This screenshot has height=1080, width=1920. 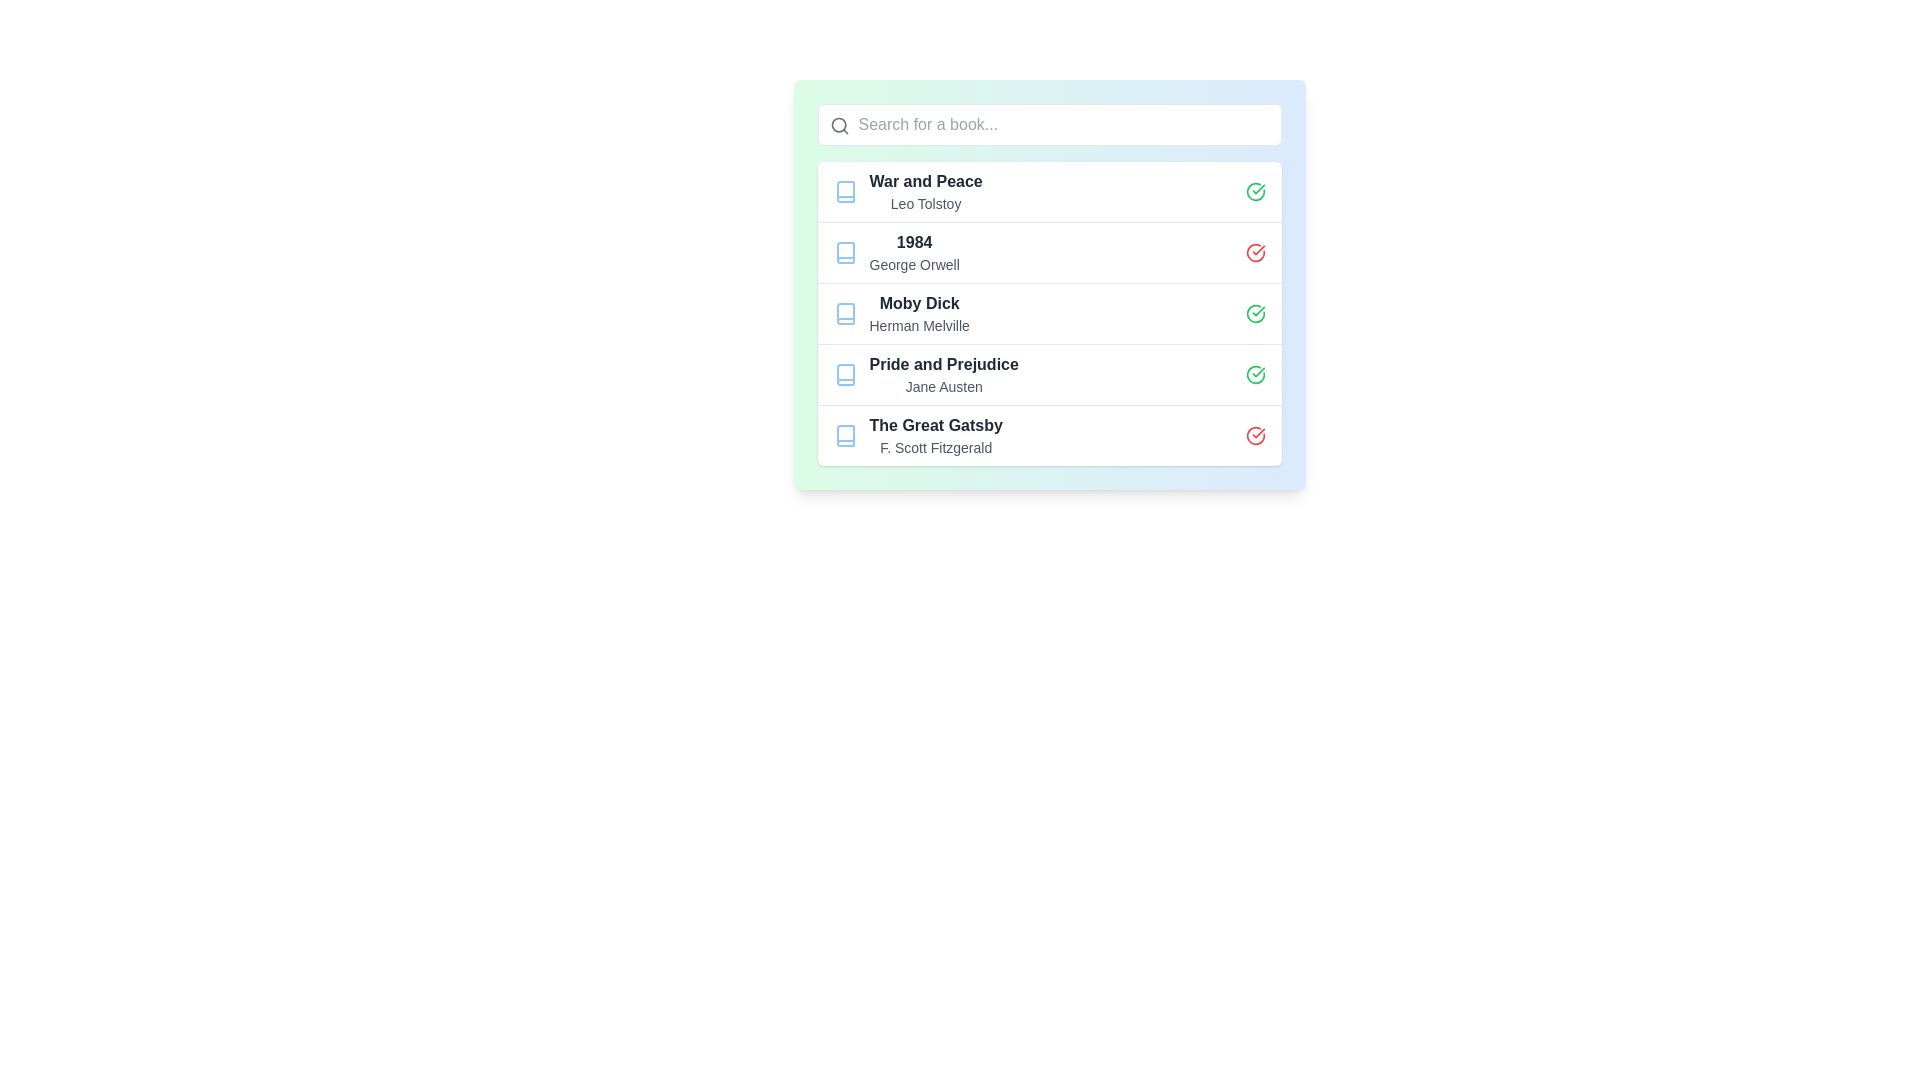 What do you see at coordinates (1048, 285) in the screenshot?
I see `the list item displaying the third book entry, which has a gradient background, rounded corners, and shadow effect, containing the title and author subtitle` at bounding box center [1048, 285].